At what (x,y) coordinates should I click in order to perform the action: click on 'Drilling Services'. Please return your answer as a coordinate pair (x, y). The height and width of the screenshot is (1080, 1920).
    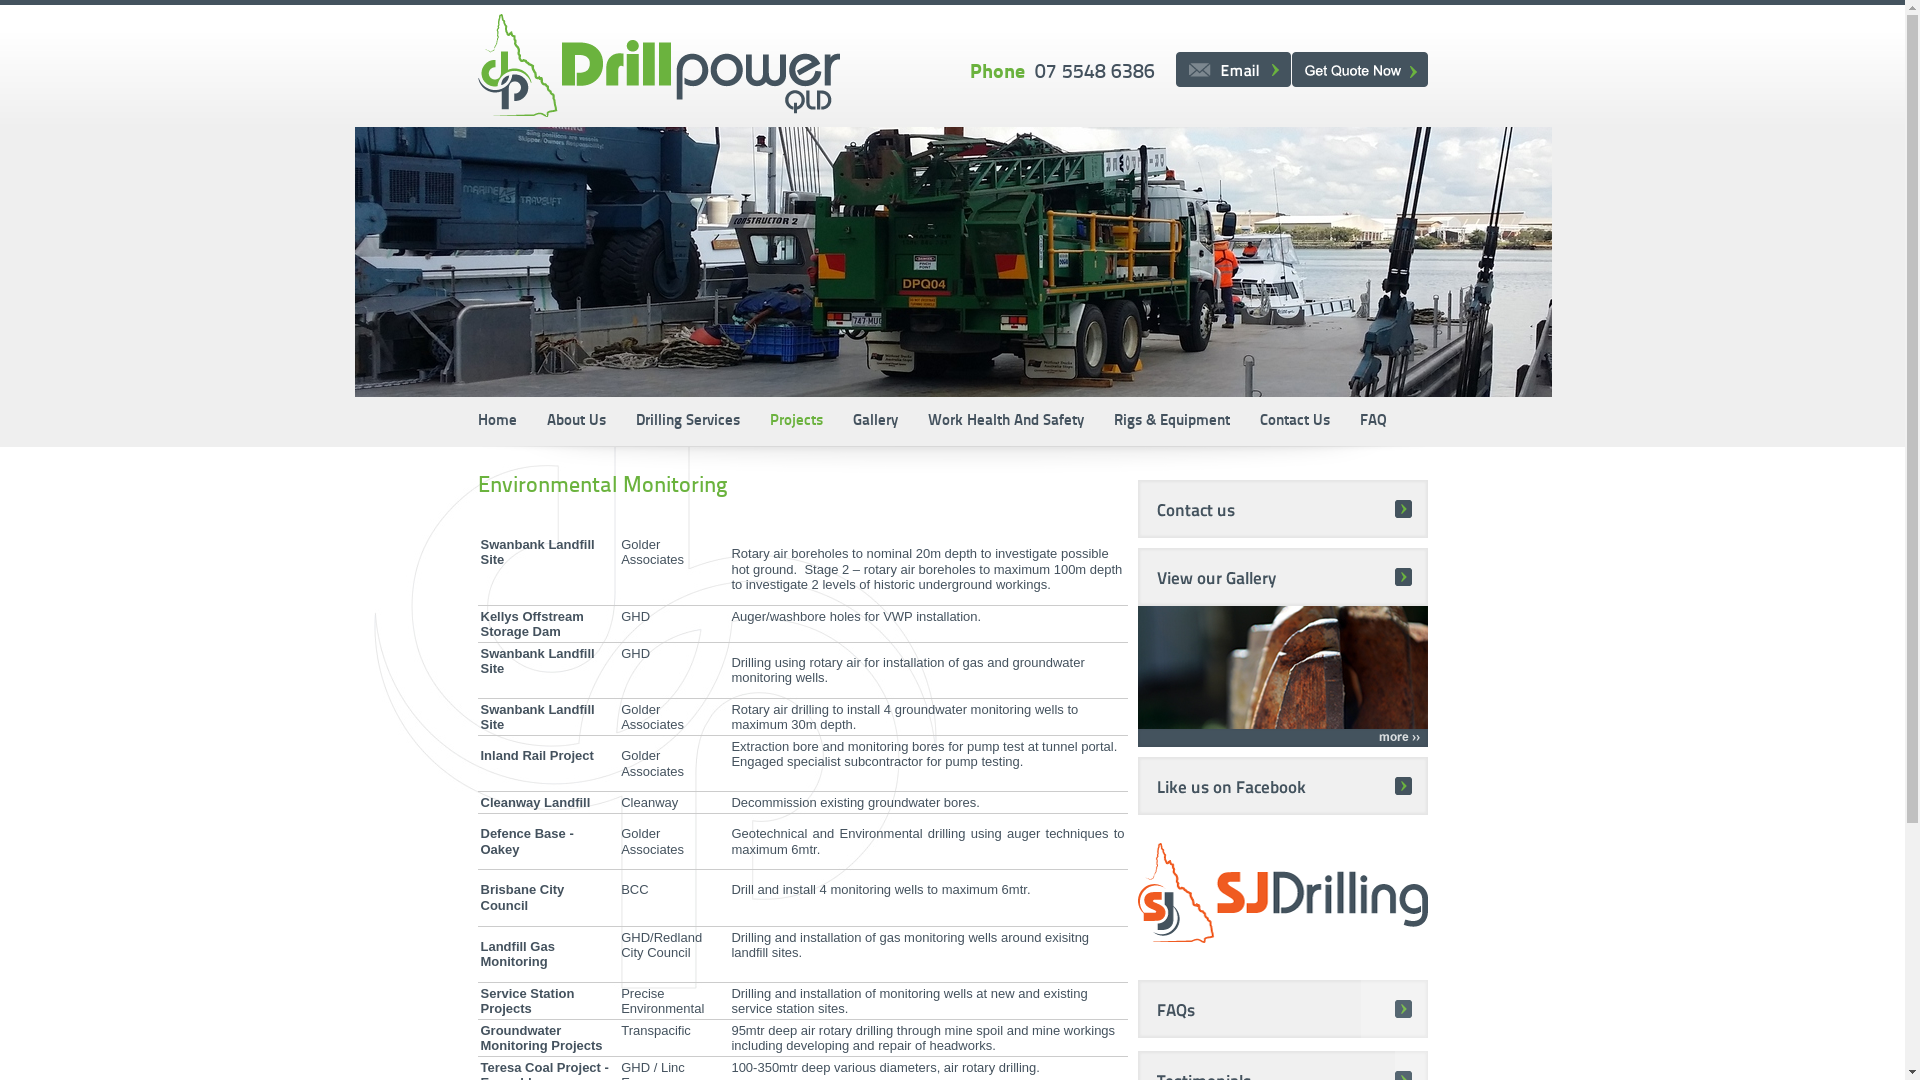
    Looking at the image, I should click on (618, 420).